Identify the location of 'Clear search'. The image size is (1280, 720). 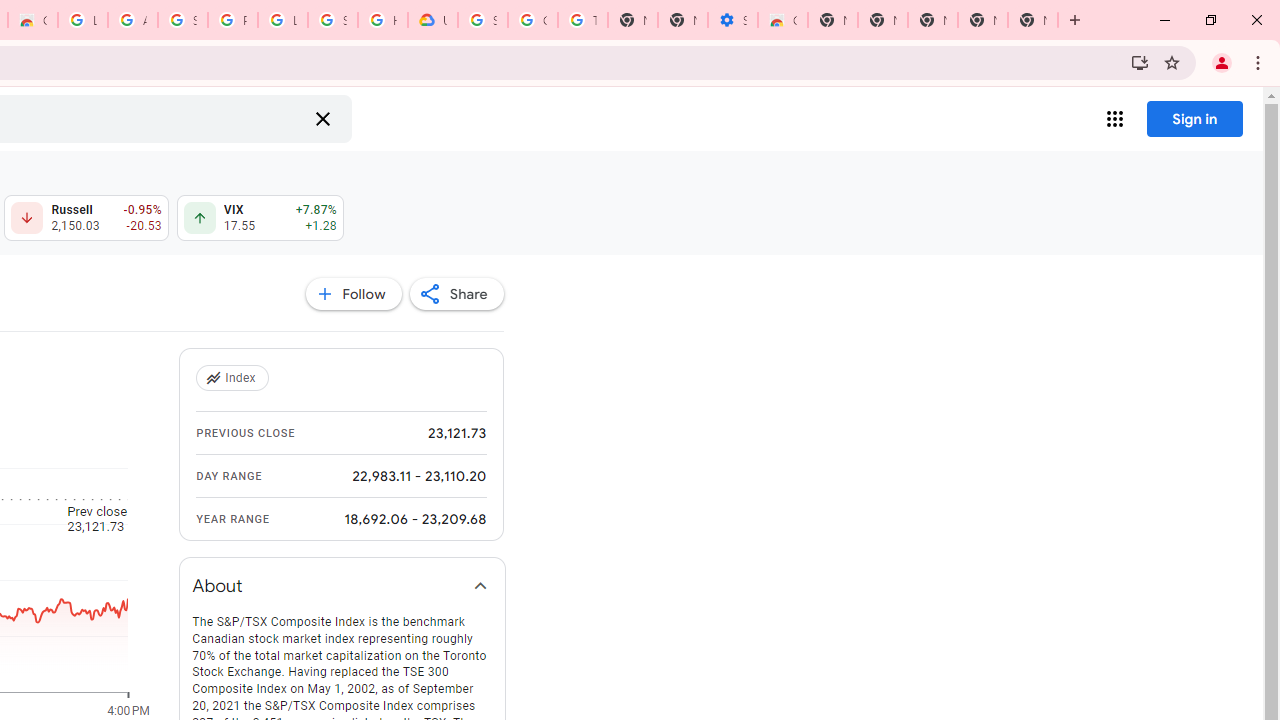
(322, 118).